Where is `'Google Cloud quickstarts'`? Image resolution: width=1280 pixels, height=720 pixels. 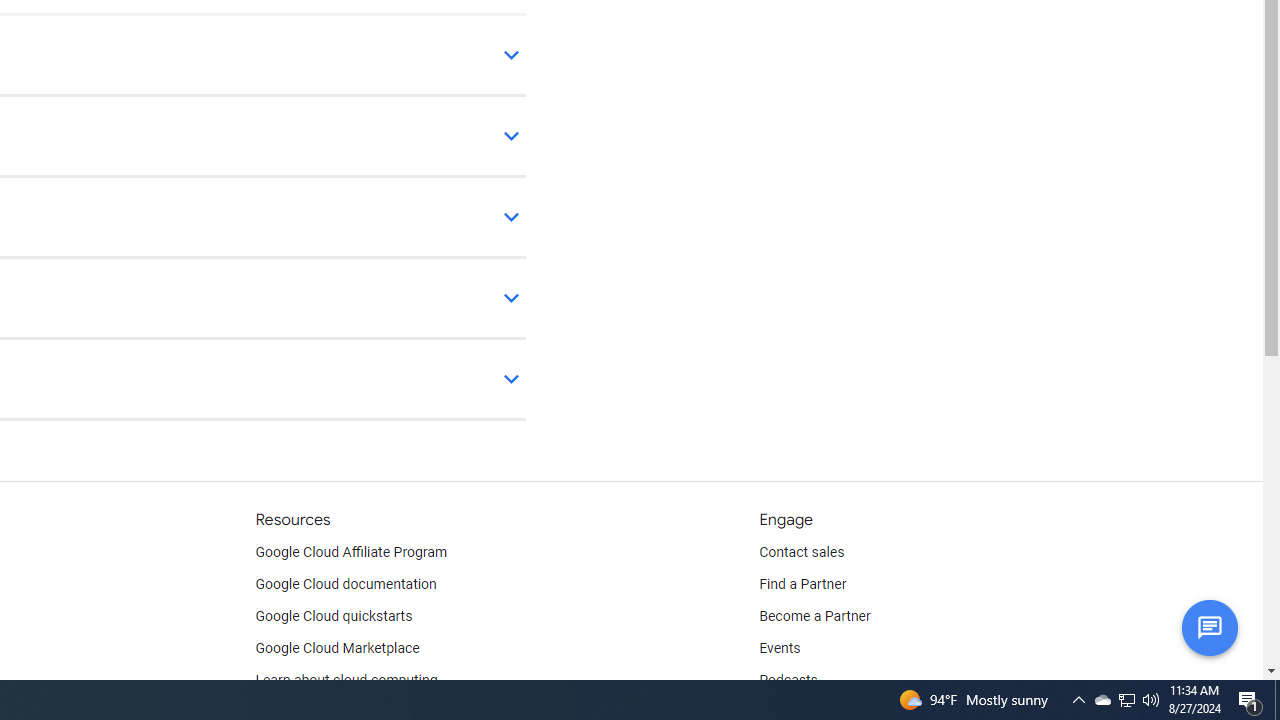
'Google Cloud quickstarts' is located at coordinates (334, 616).